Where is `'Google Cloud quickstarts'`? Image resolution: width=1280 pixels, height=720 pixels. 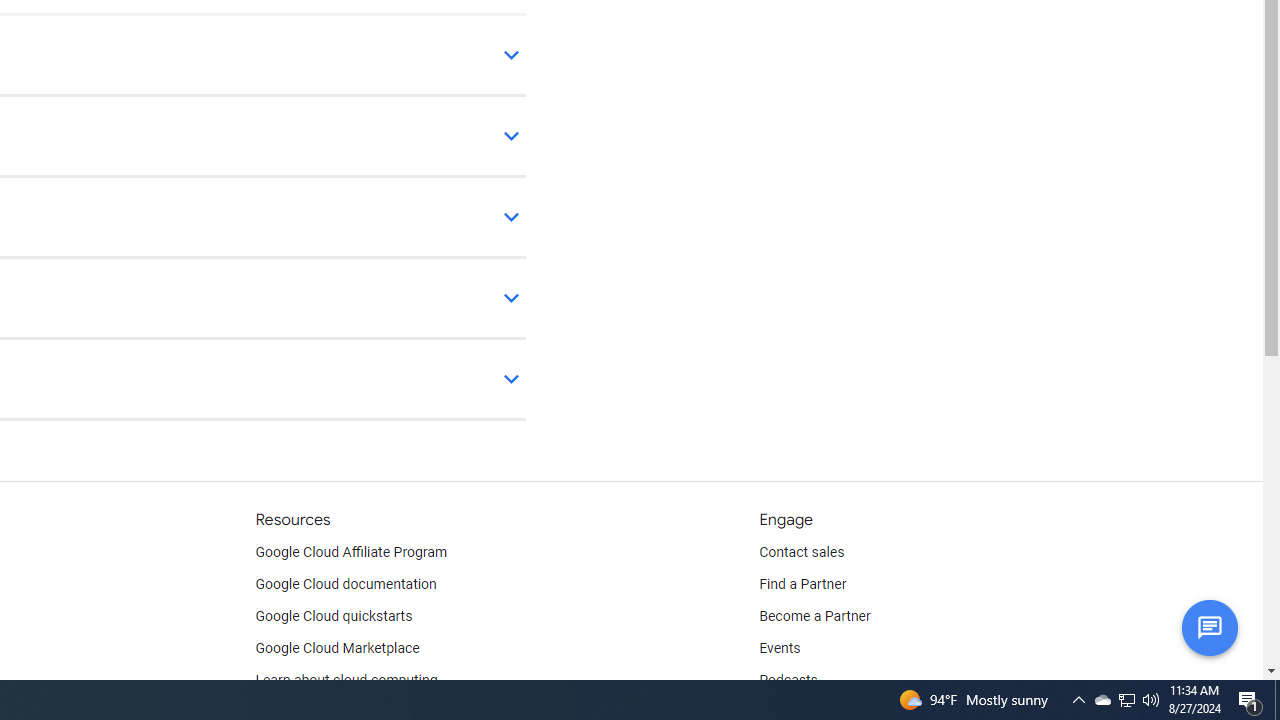
'Google Cloud quickstarts' is located at coordinates (334, 616).